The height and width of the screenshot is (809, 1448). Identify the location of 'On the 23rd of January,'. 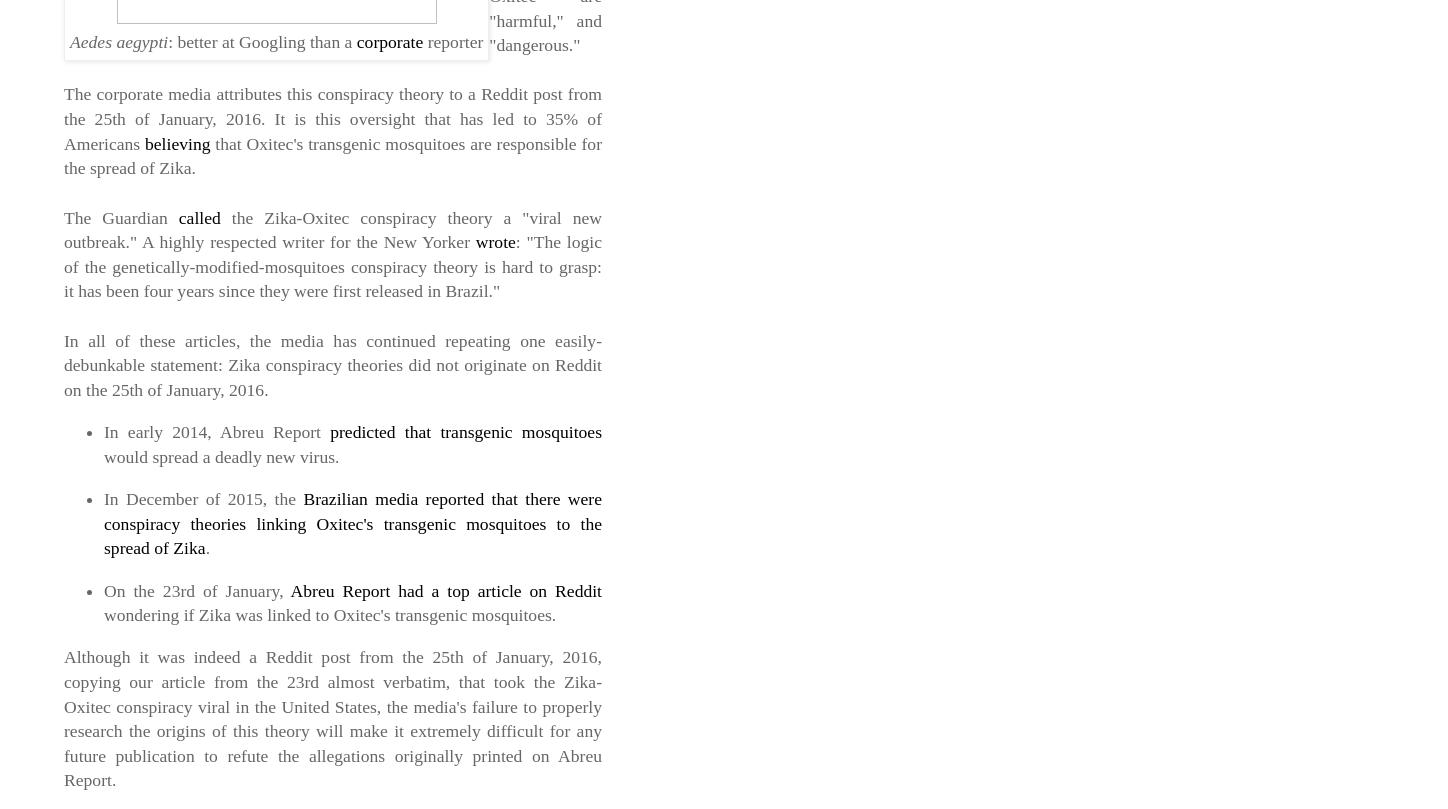
(196, 590).